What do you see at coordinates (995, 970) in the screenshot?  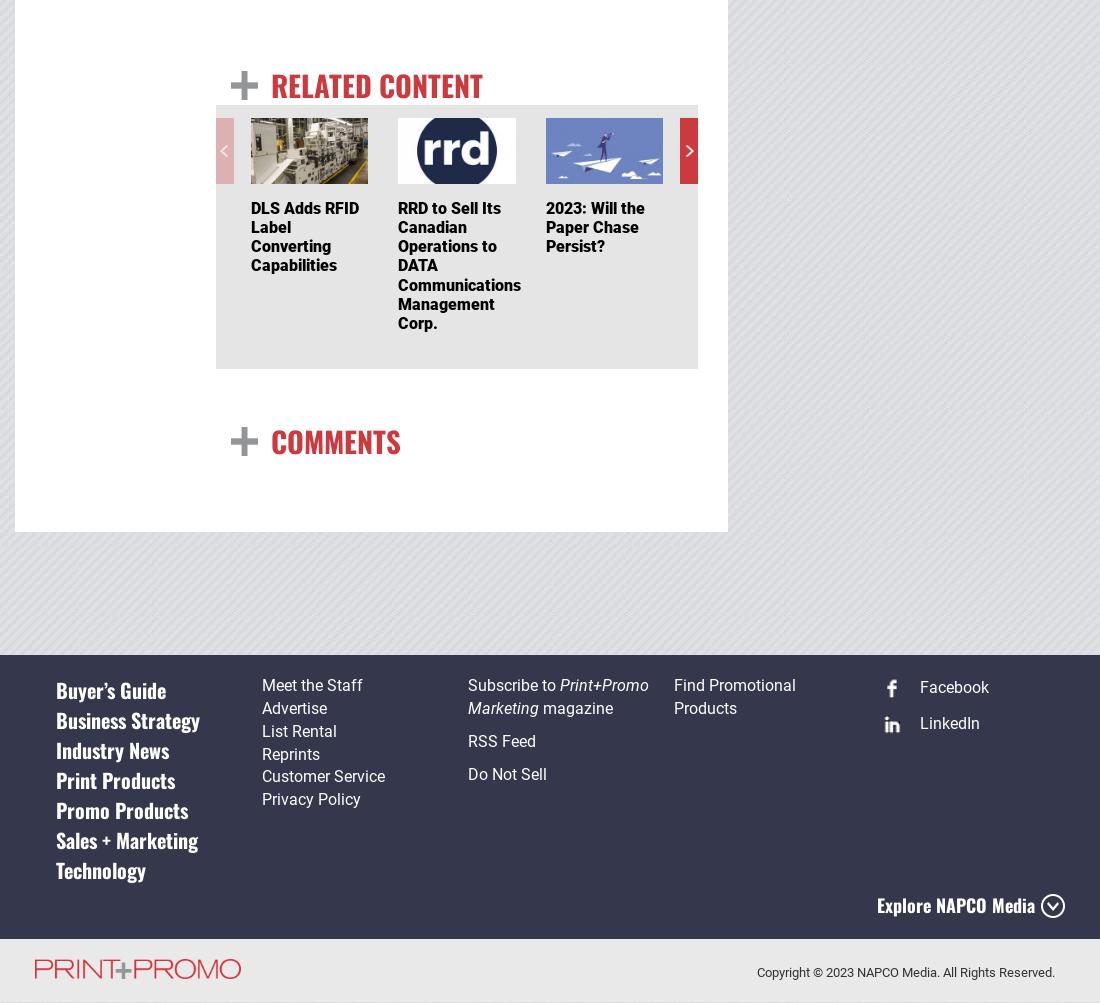 I see `'.  All Rights Reserved.'` at bounding box center [995, 970].